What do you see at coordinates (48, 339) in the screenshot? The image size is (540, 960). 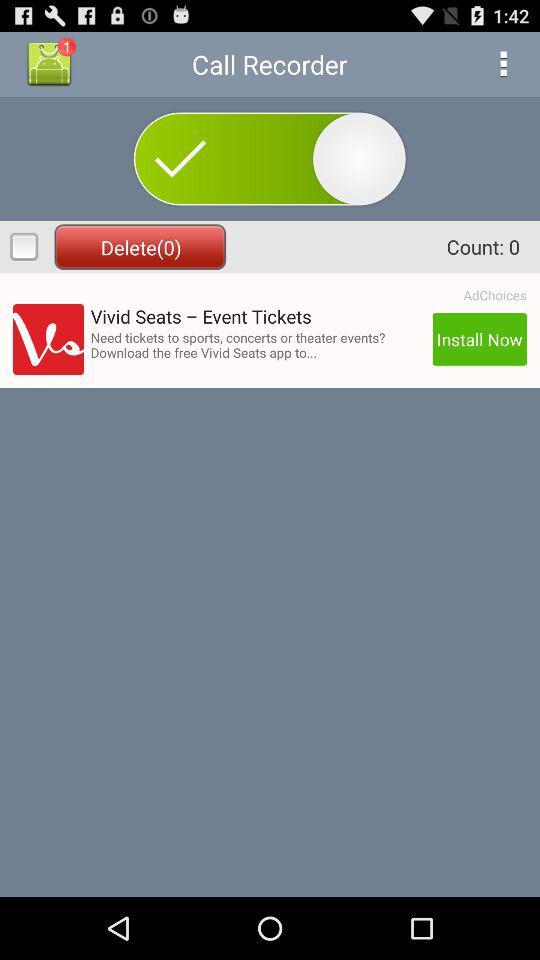 I see `the icon on the left` at bounding box center [48, 339].